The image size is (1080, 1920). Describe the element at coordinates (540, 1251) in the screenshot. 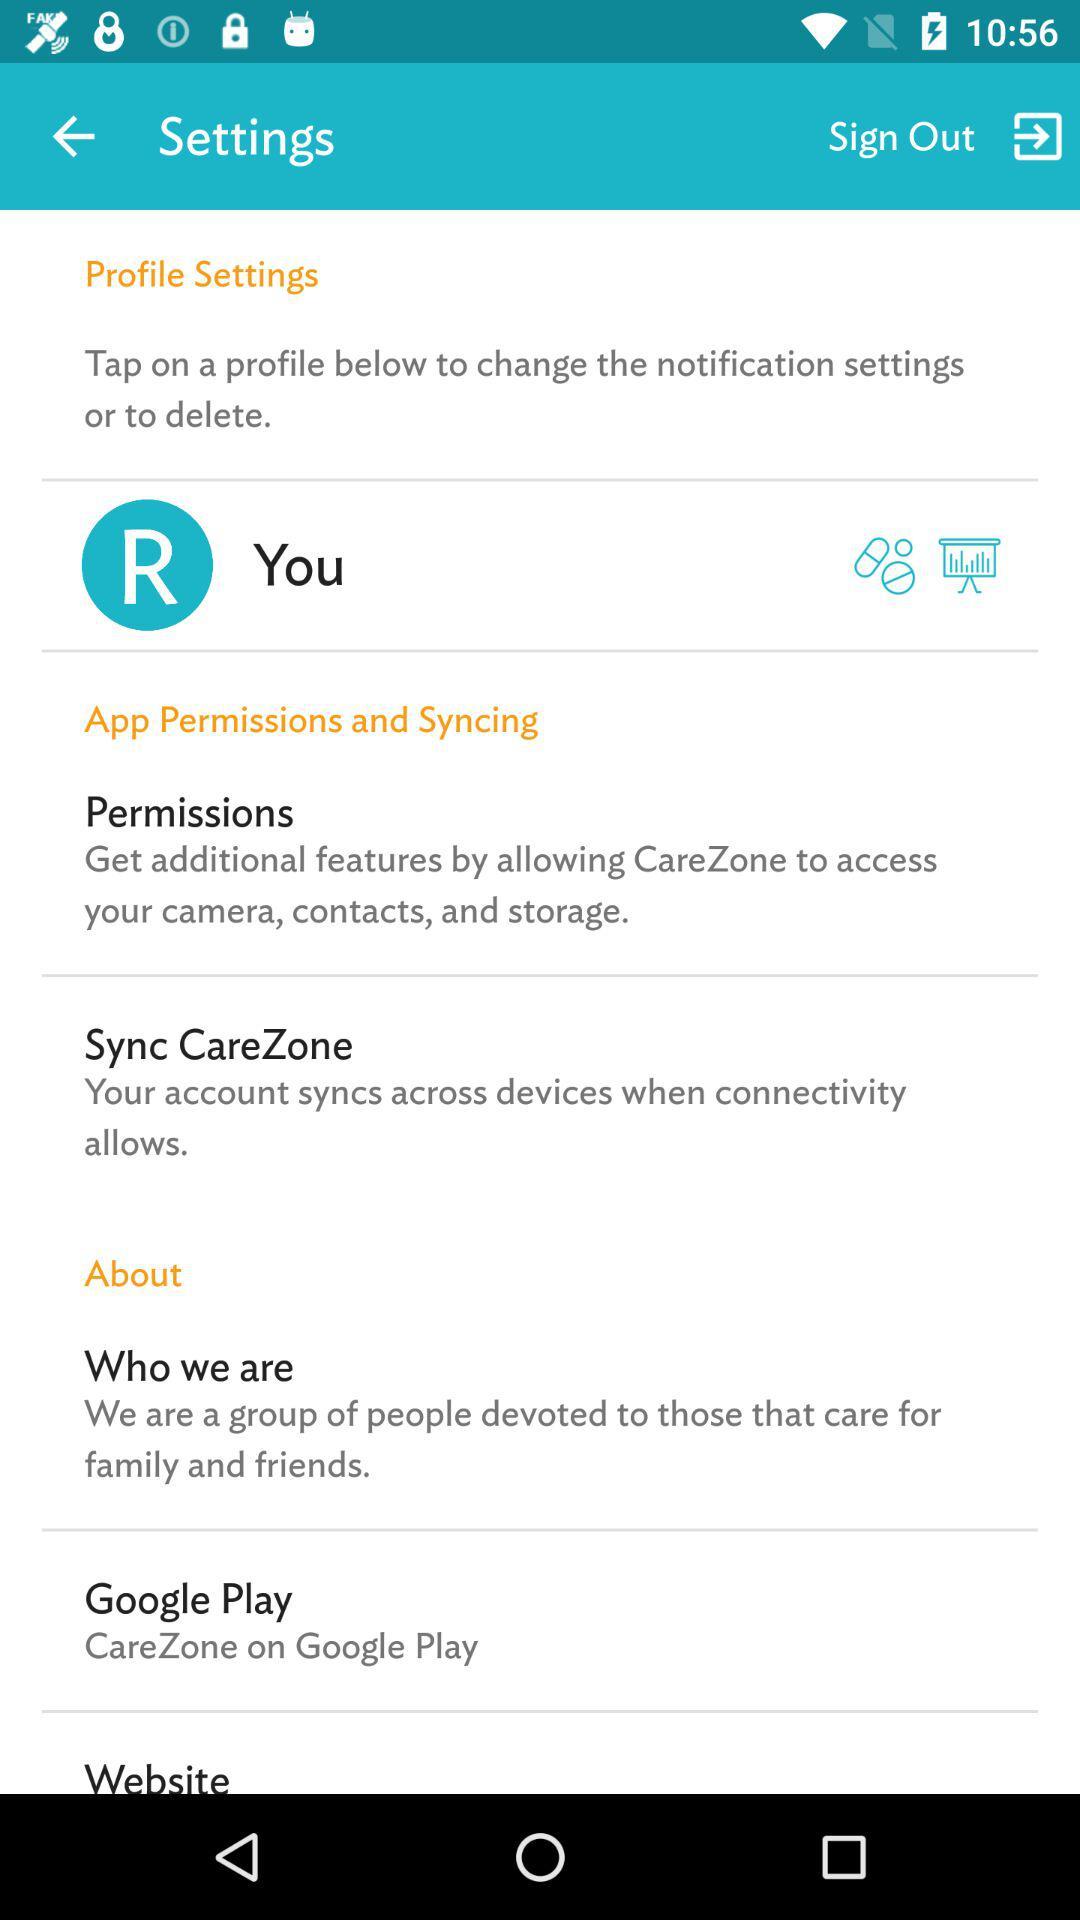

I see `item below the your account syncs` at that location.